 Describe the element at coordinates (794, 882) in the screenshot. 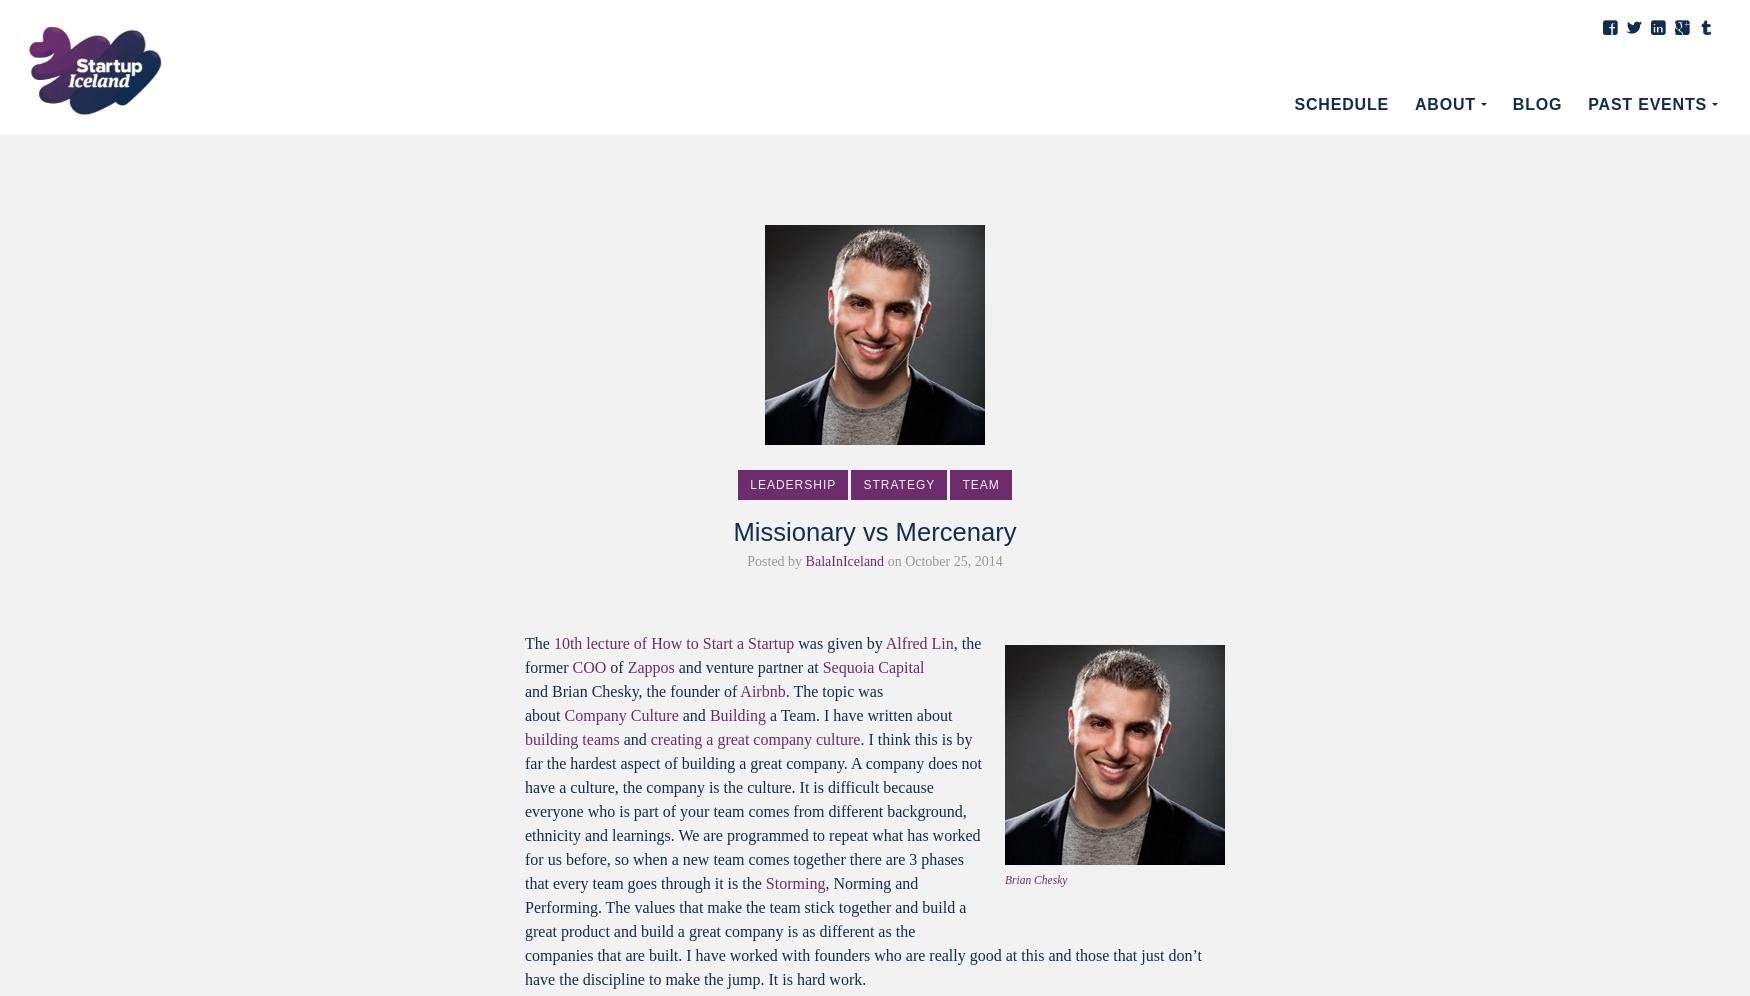

I see `'Storming'` at that location.